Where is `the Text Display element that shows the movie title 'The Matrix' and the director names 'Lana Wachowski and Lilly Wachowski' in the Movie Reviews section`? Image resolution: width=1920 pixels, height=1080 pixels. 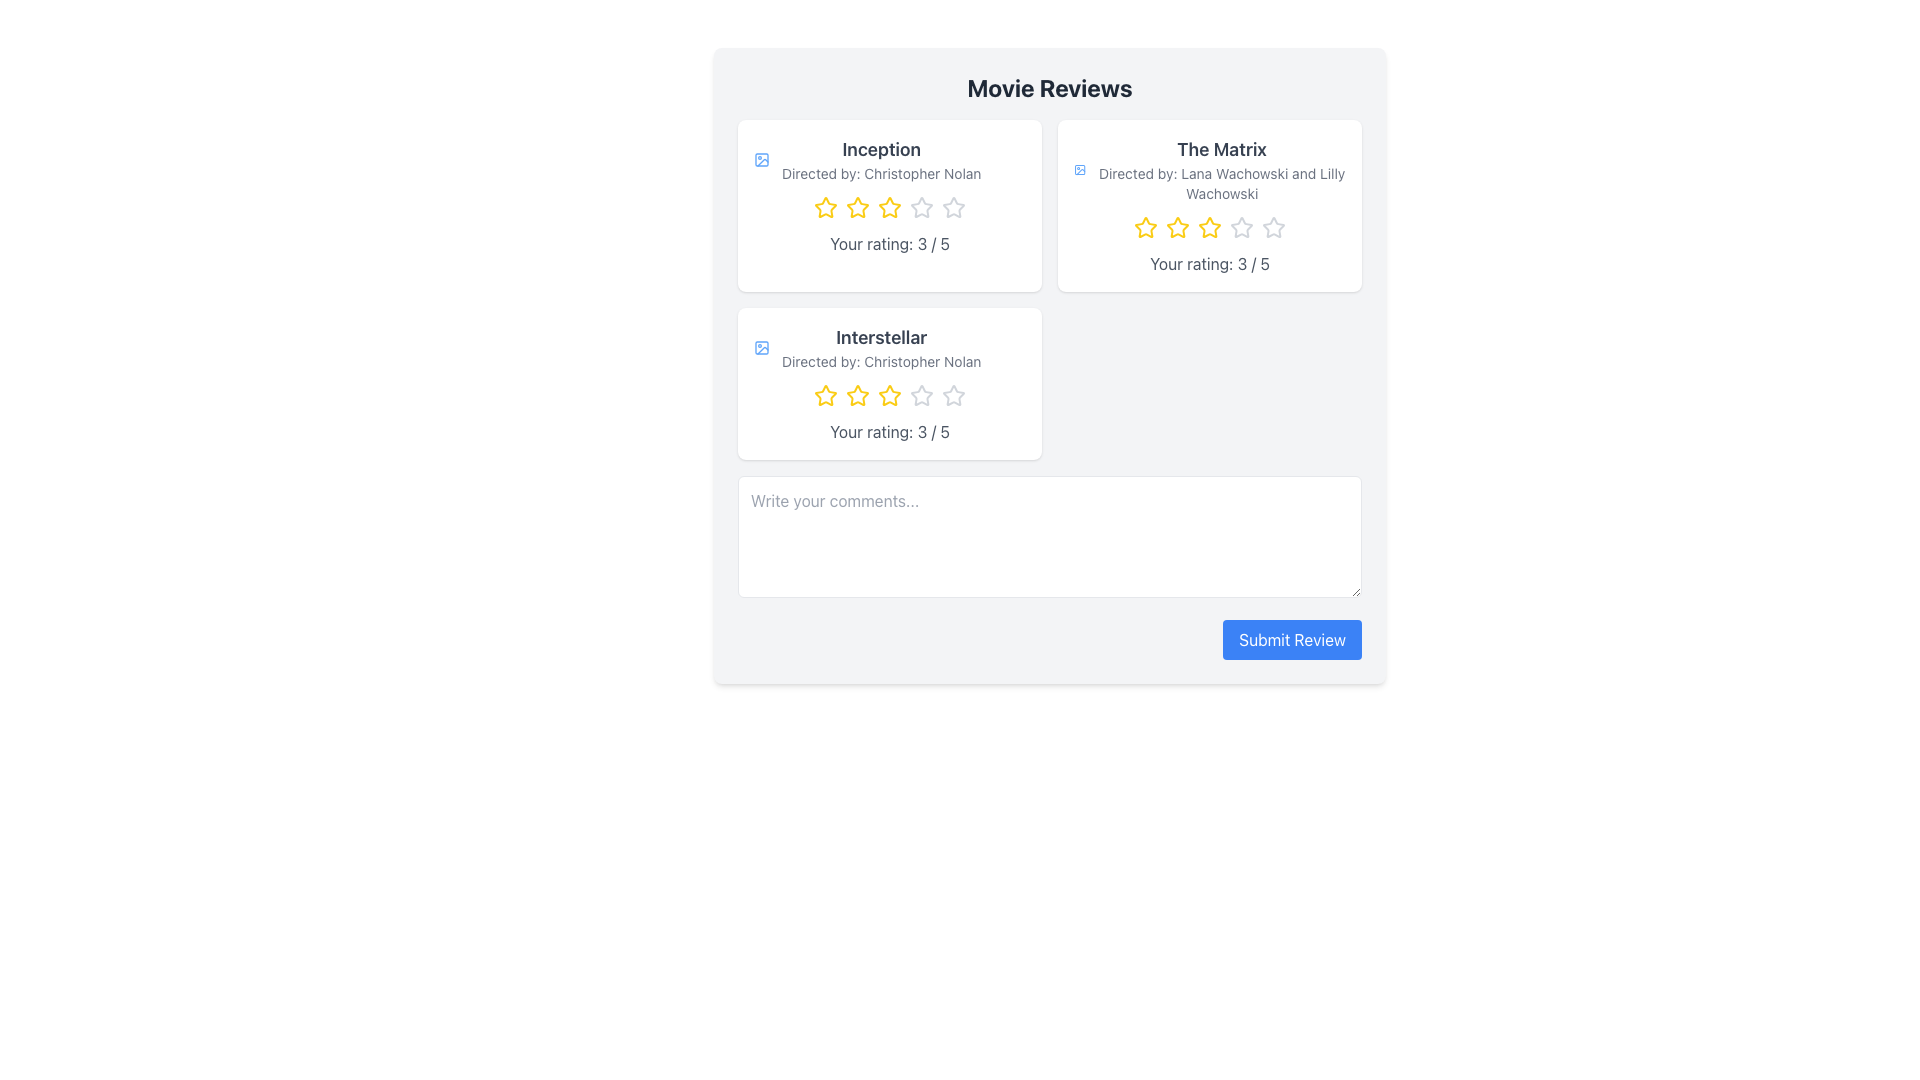
the Text Display element that shows the movie title 'The Matrix' and the director names 'Lana Wachowski and Lilly Wachowski' in the Movie Reviews section is located at coordinates (1208, 168).